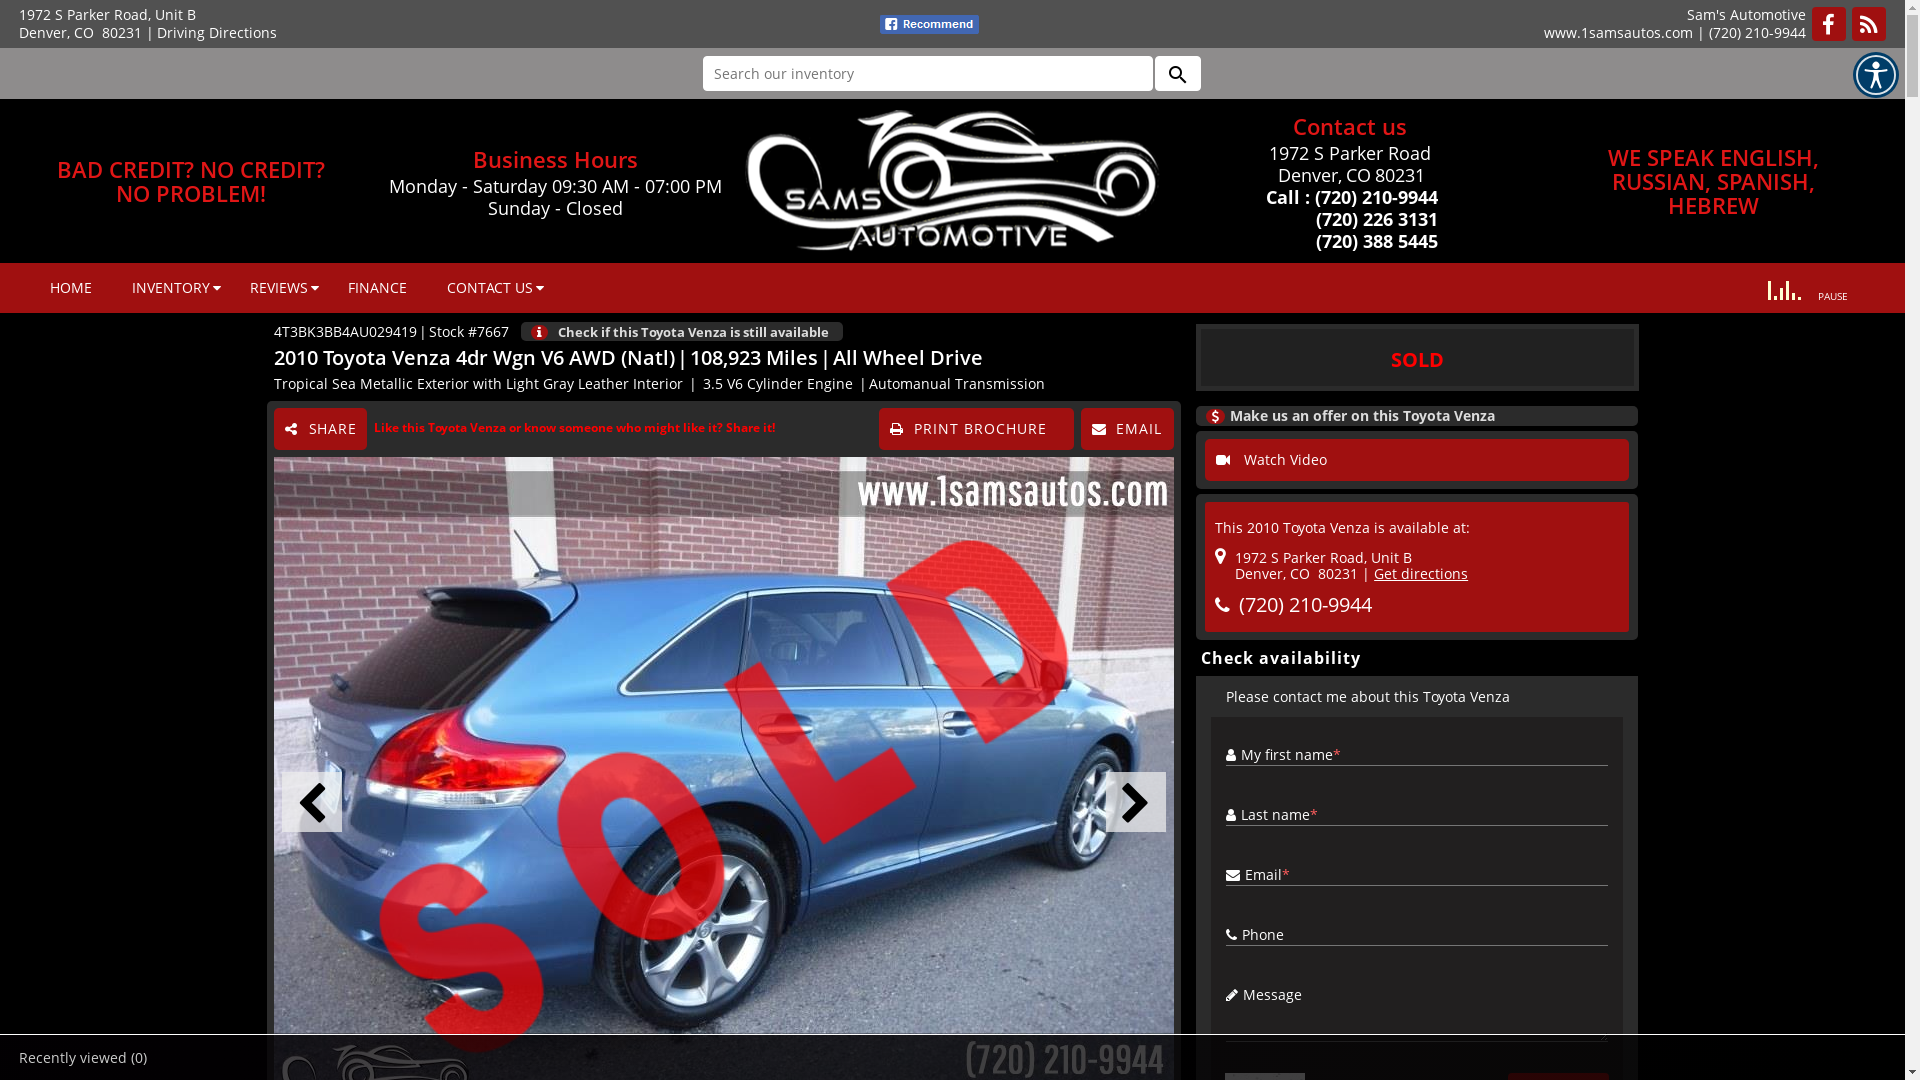 The height and width of the screenshot is (1080, 1920). Describe the element at coordinates (1618, 32) in the screenshot. I see `'www.1samsautos.com'` at that location.